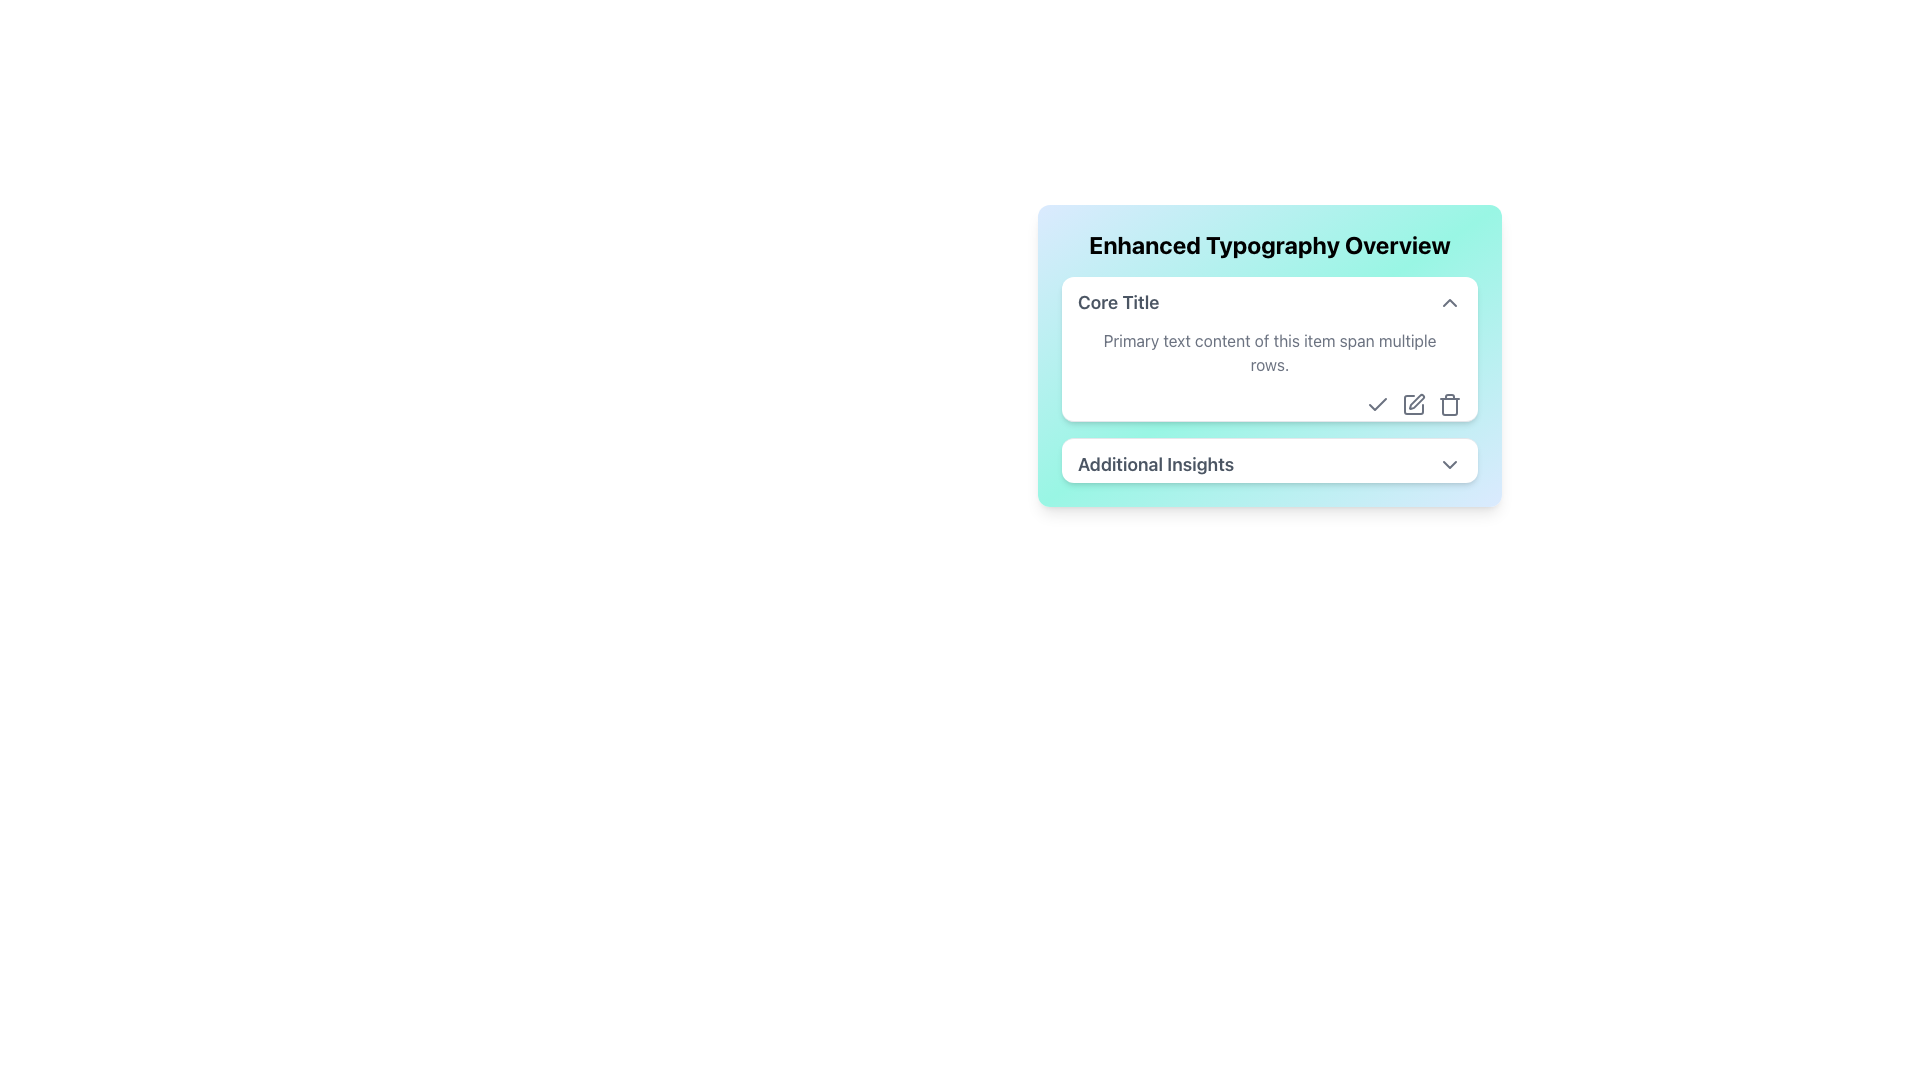 The height and width of the screenshot is (1080, 1920). I want to click on text content from the element displaying 'Enhanced Typography Overview', which is a large, bold title located at the top of a card with a gradient blue to teal background, so click(1269, 244).